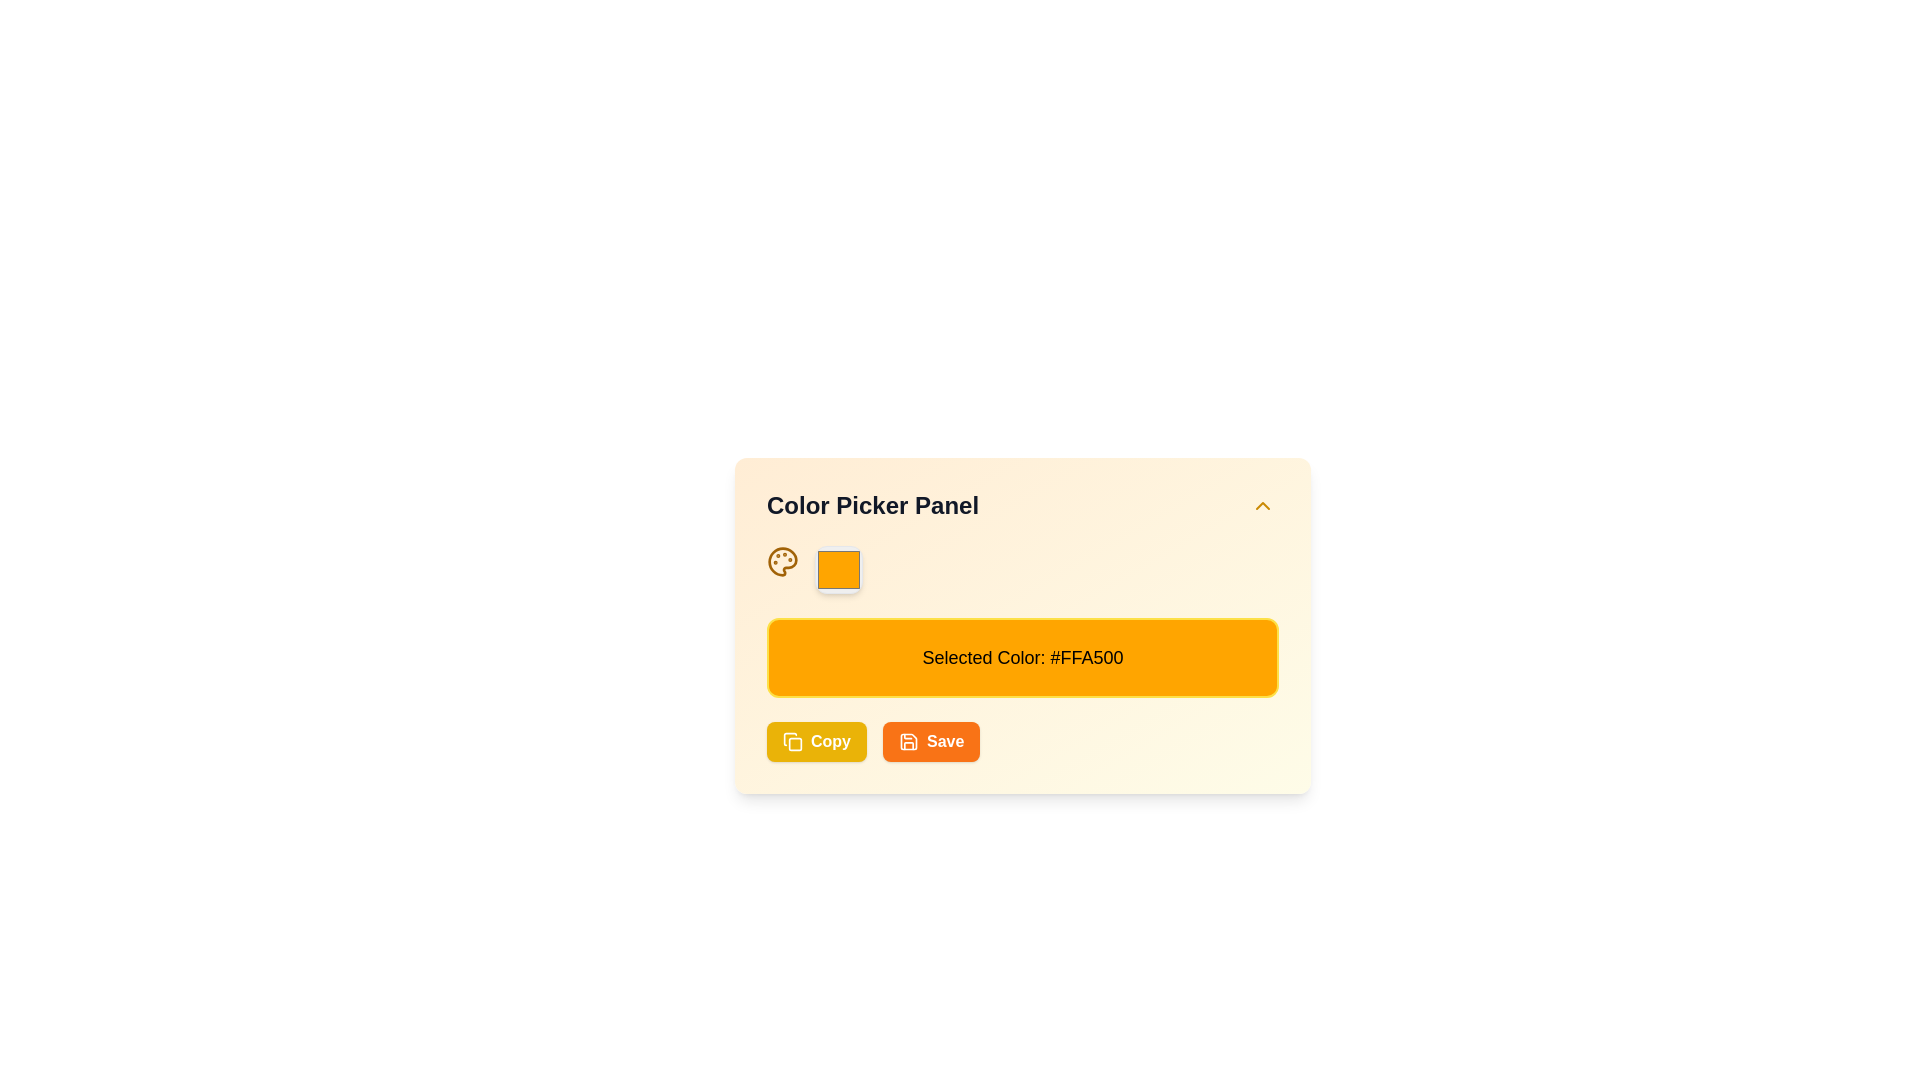  What do you see at coordinates (816, 741) in the screenshot?
I see `the 'Copy' button` at bounding box center [816, 741].